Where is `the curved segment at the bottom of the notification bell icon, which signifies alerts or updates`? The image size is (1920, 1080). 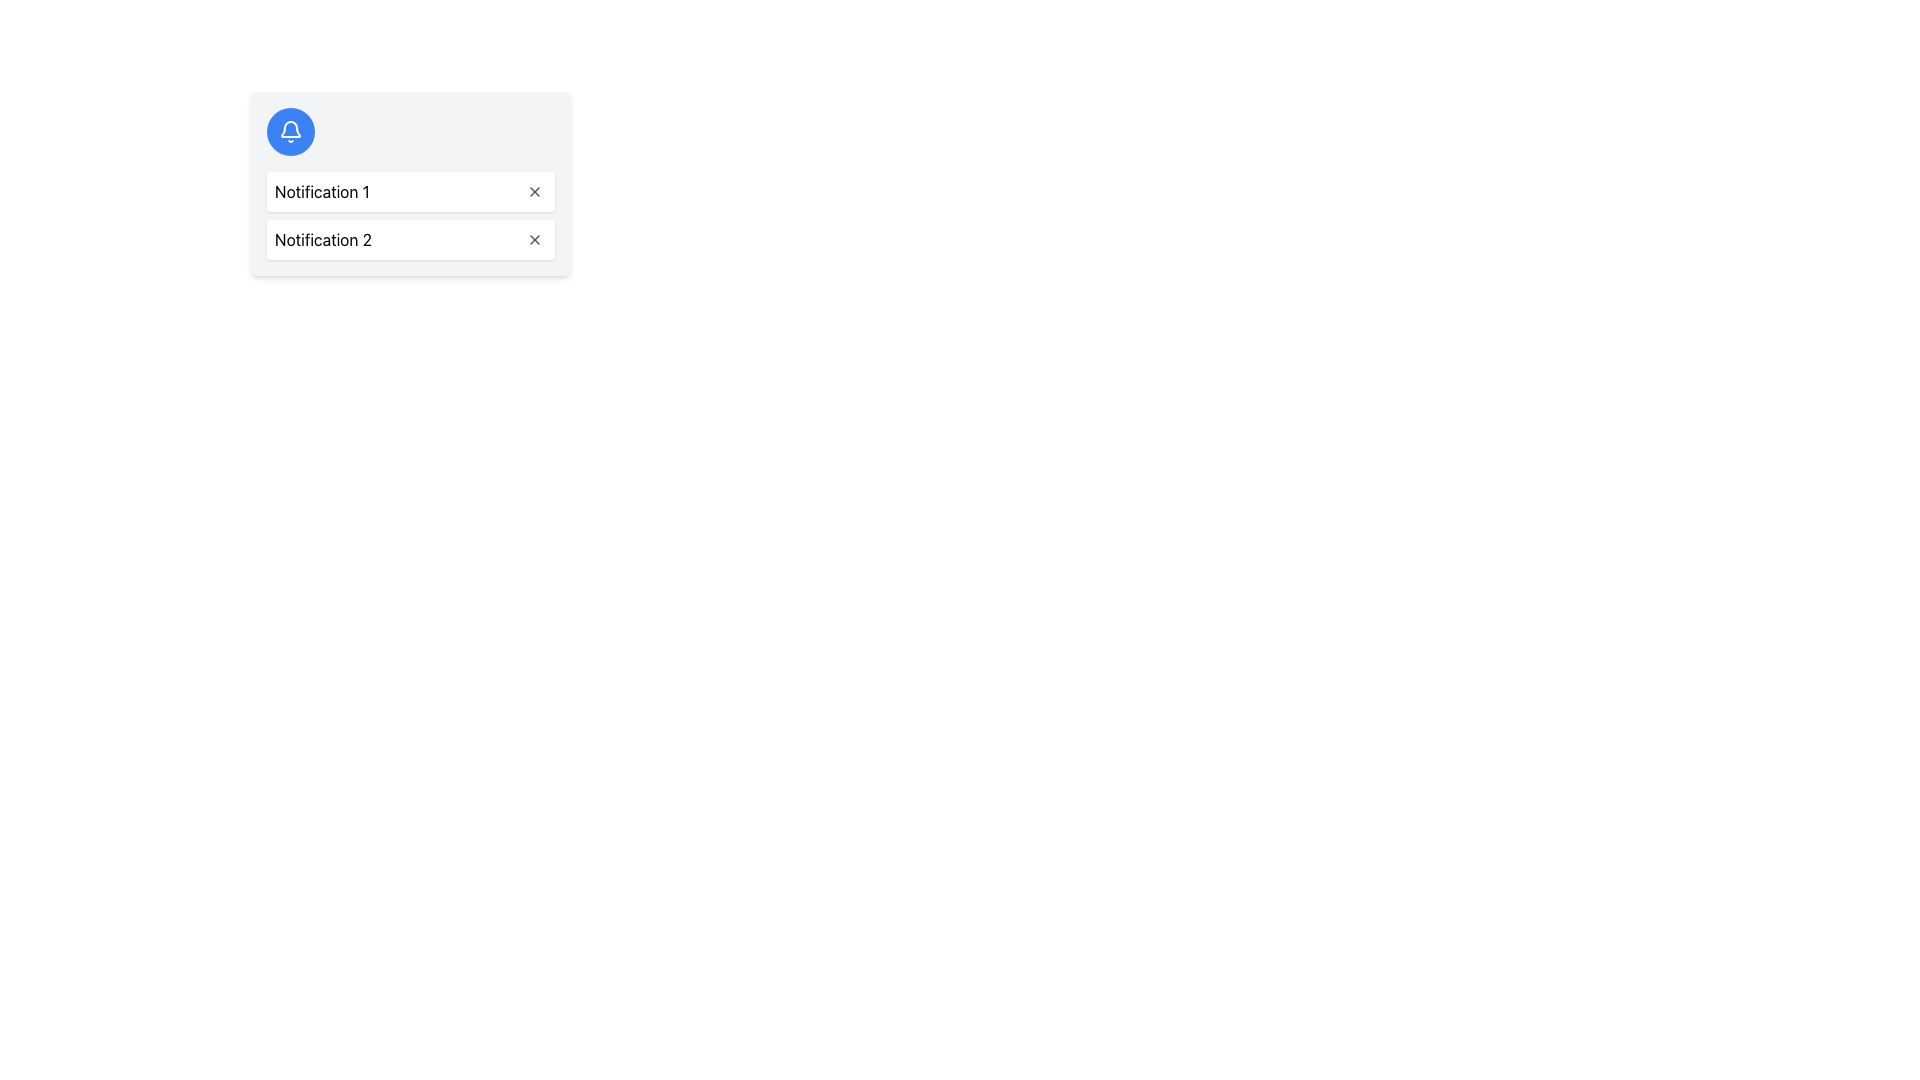 the curved segment at the bottom of the notification bell icon, which signifies alerts or updates is located at coordinates (290, 129).